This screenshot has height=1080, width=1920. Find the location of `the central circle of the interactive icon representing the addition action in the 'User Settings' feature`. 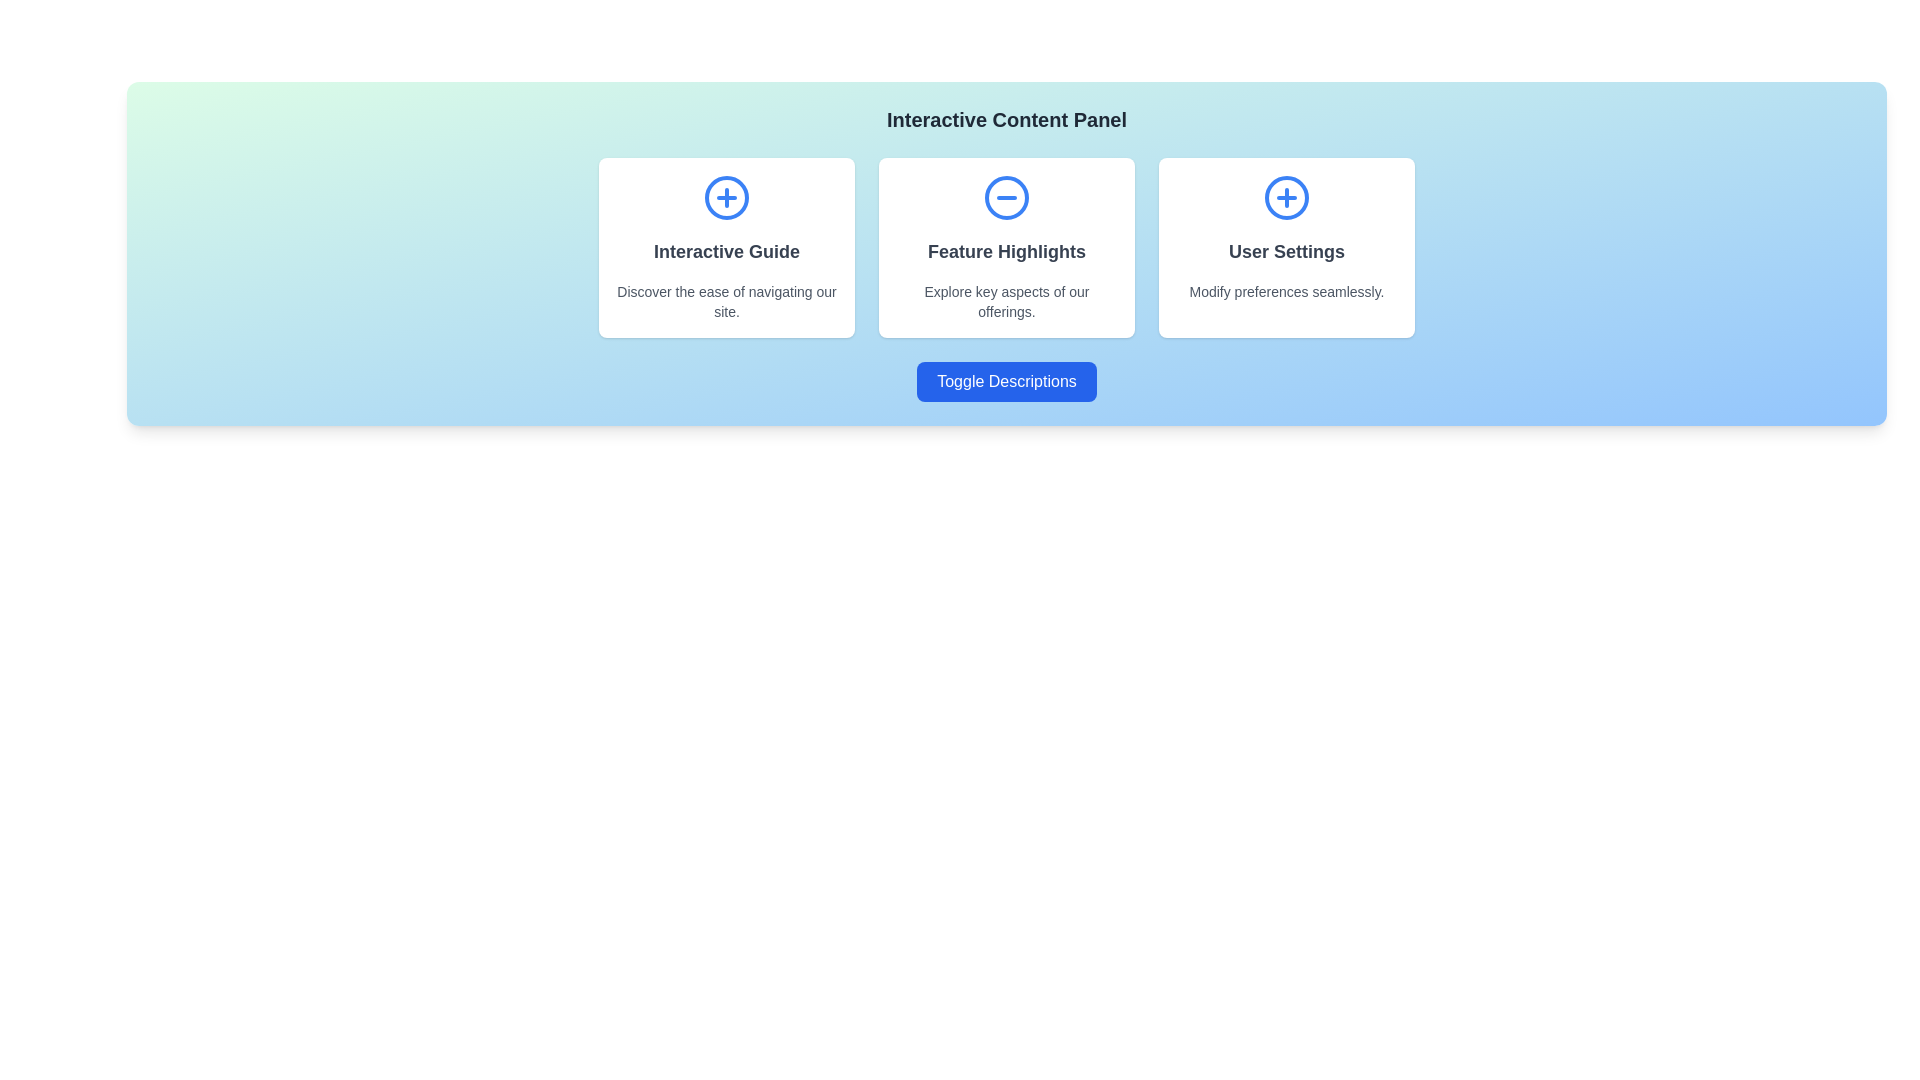

the central circle of the interactive icon representing the addition action in the 'User Settings' feature is located at coordinates (1286, 197).